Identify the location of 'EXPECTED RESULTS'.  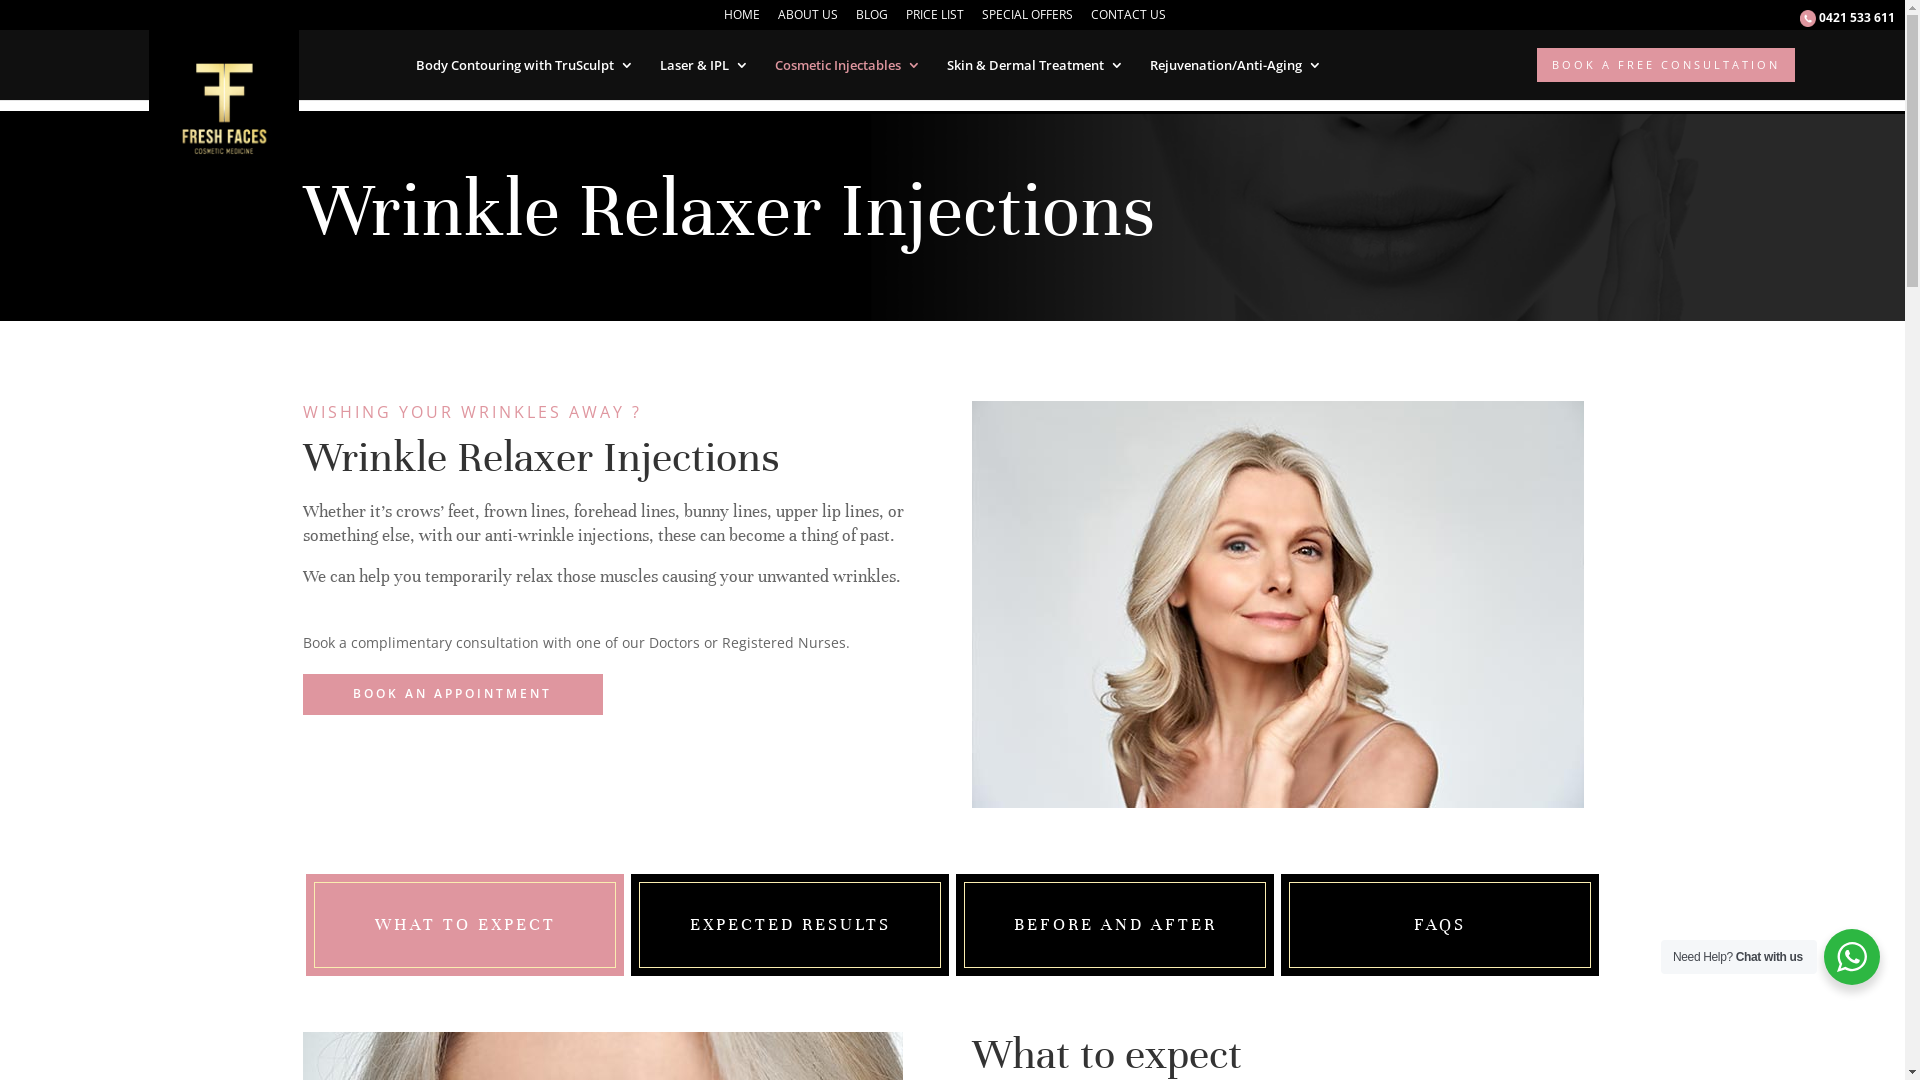
(690, 924).